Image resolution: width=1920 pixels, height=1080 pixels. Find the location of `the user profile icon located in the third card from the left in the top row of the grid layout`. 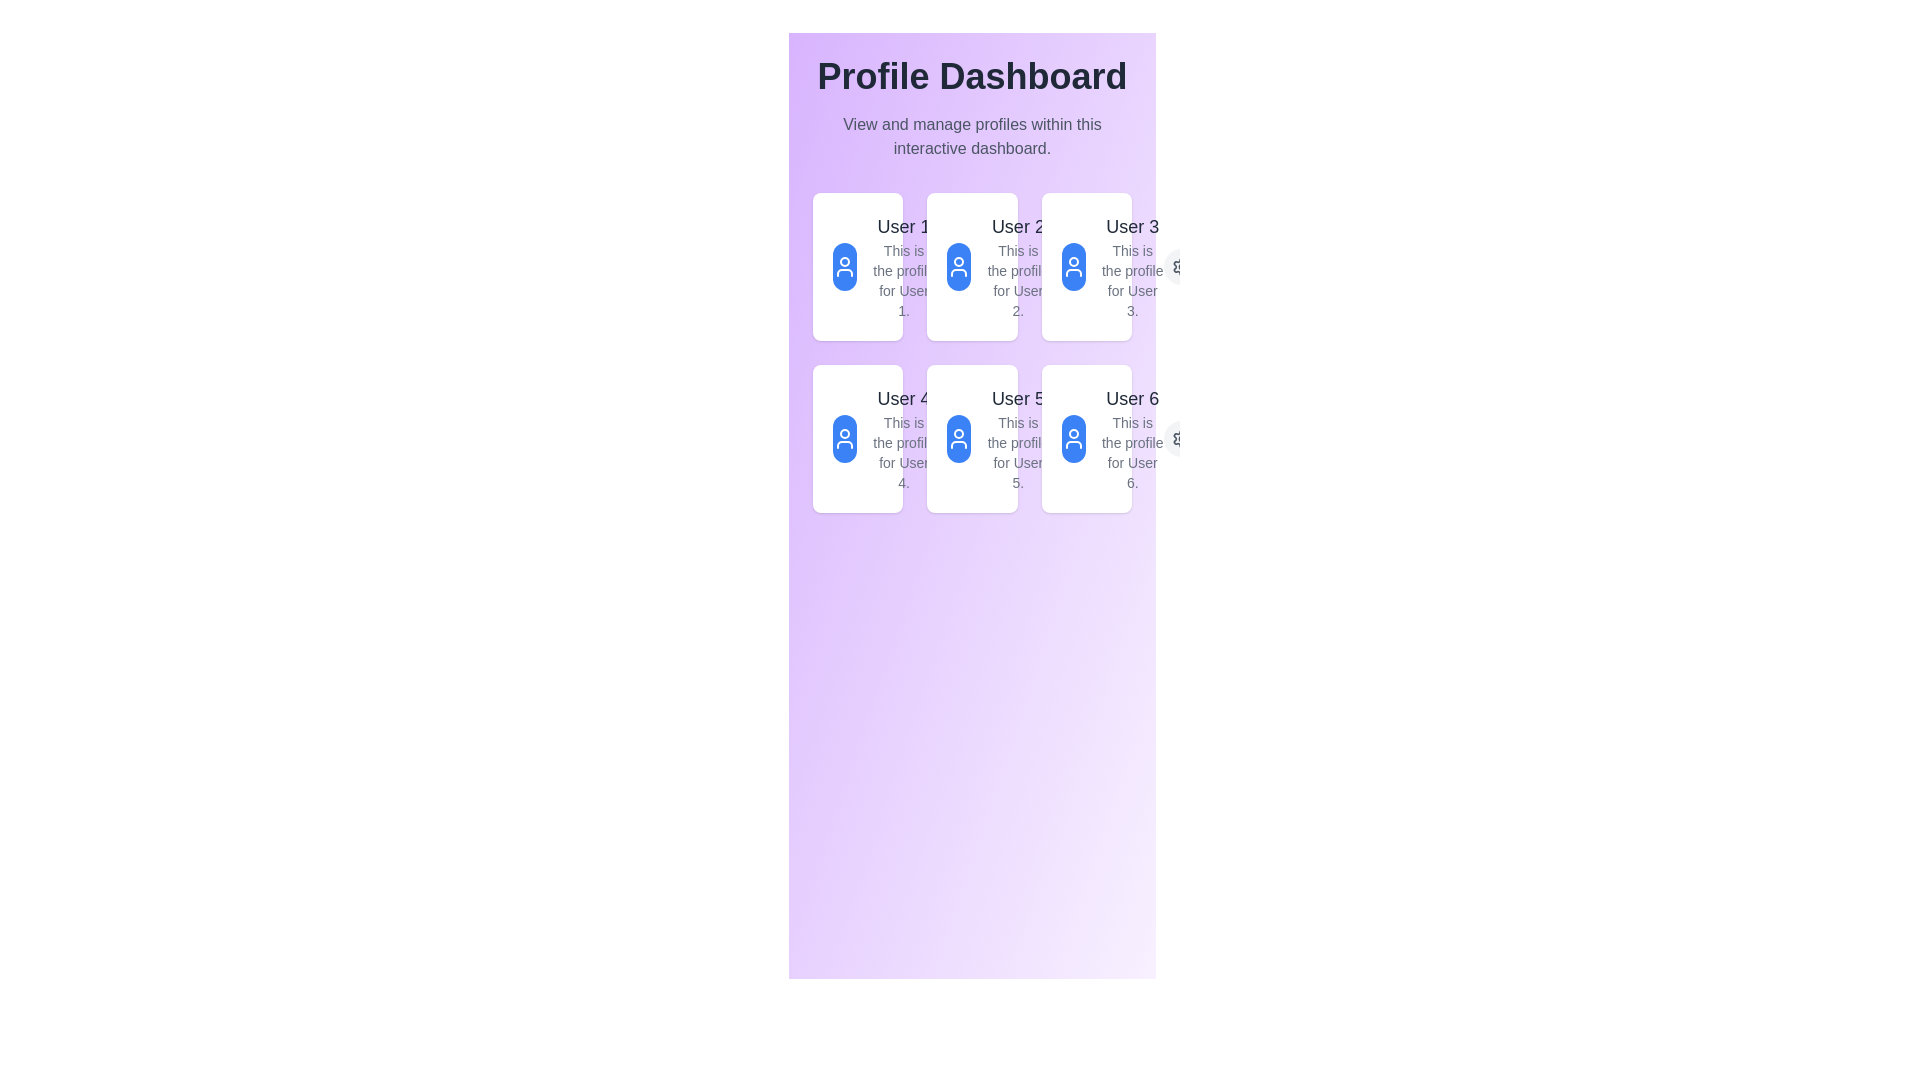

the user profile icon located in the third card from the left in the top row of the grid layout is located at coordinates (1072, 265).